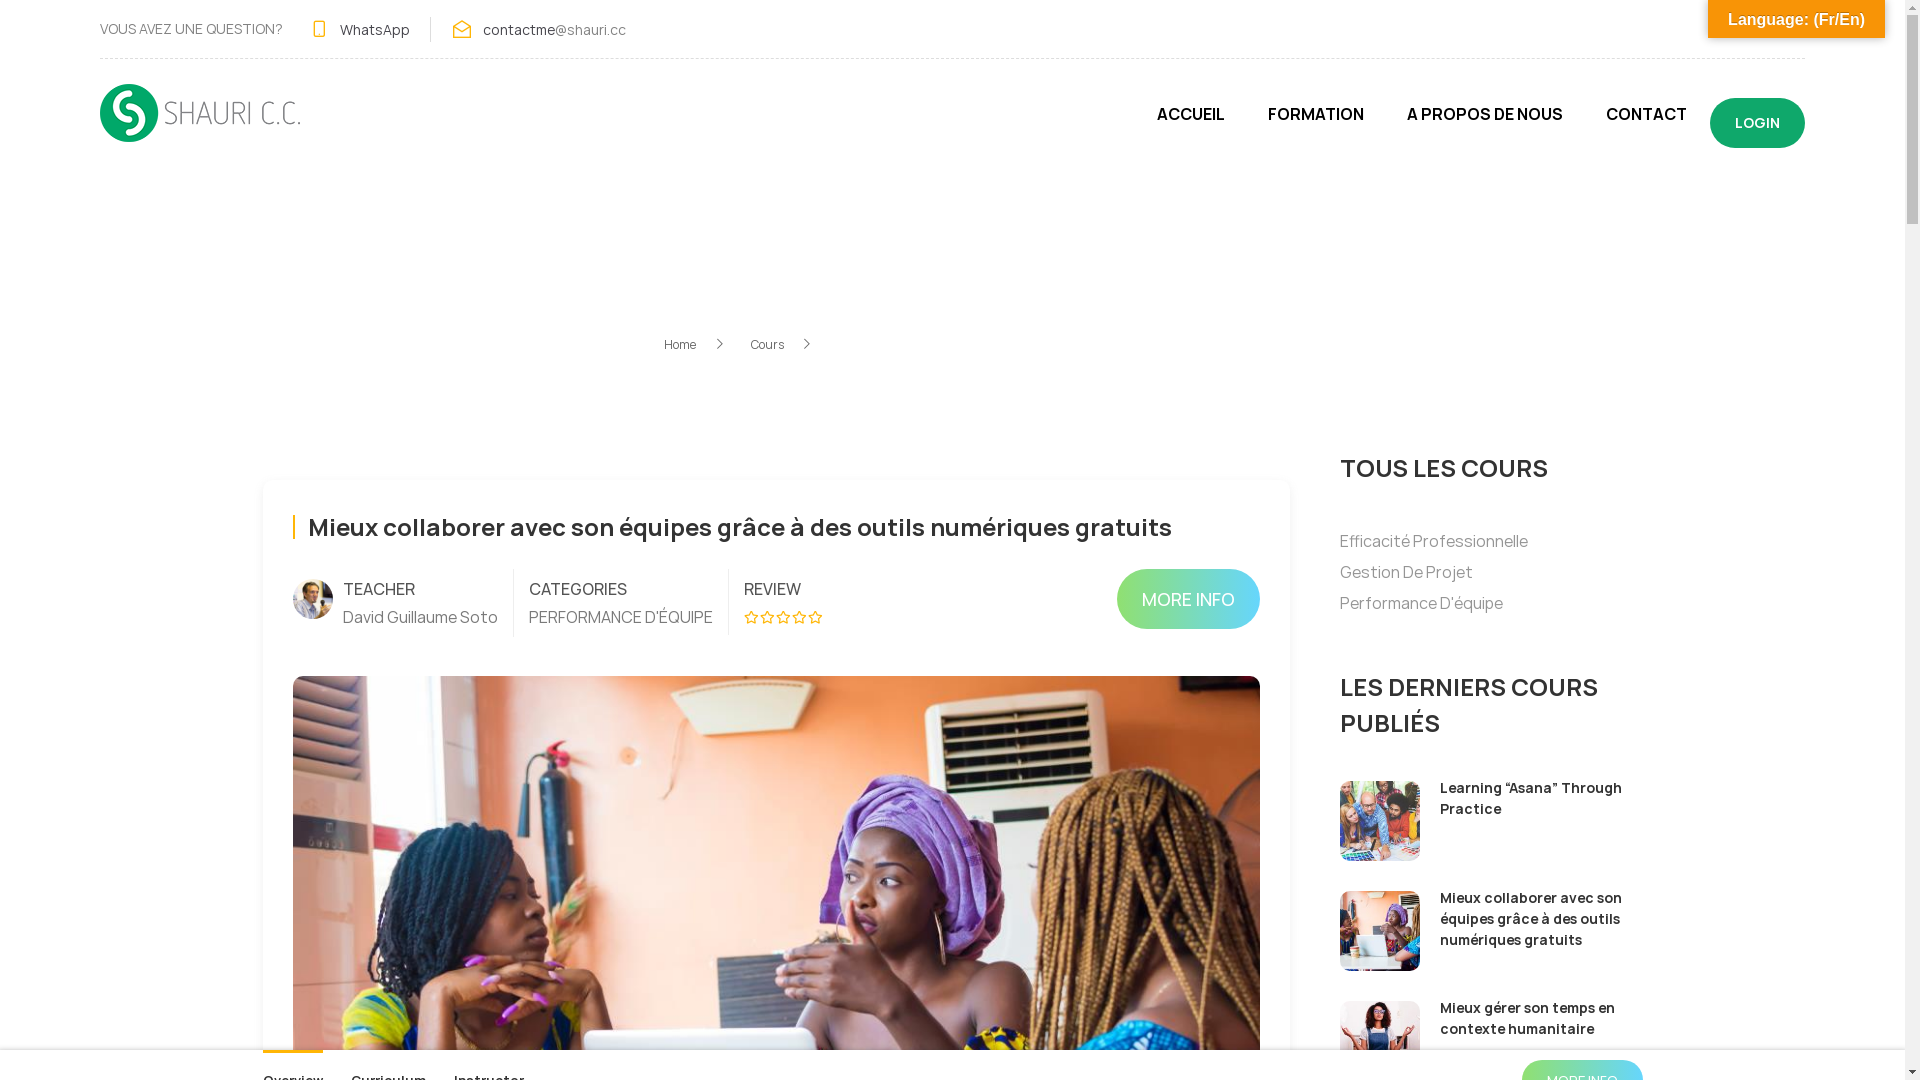 This screenshot has height=1080, width=1920. What do you see at coordinates (418, 616) in the screenshot?
I see `'David Guillaume Soto'` at bounding box center [418, 616].